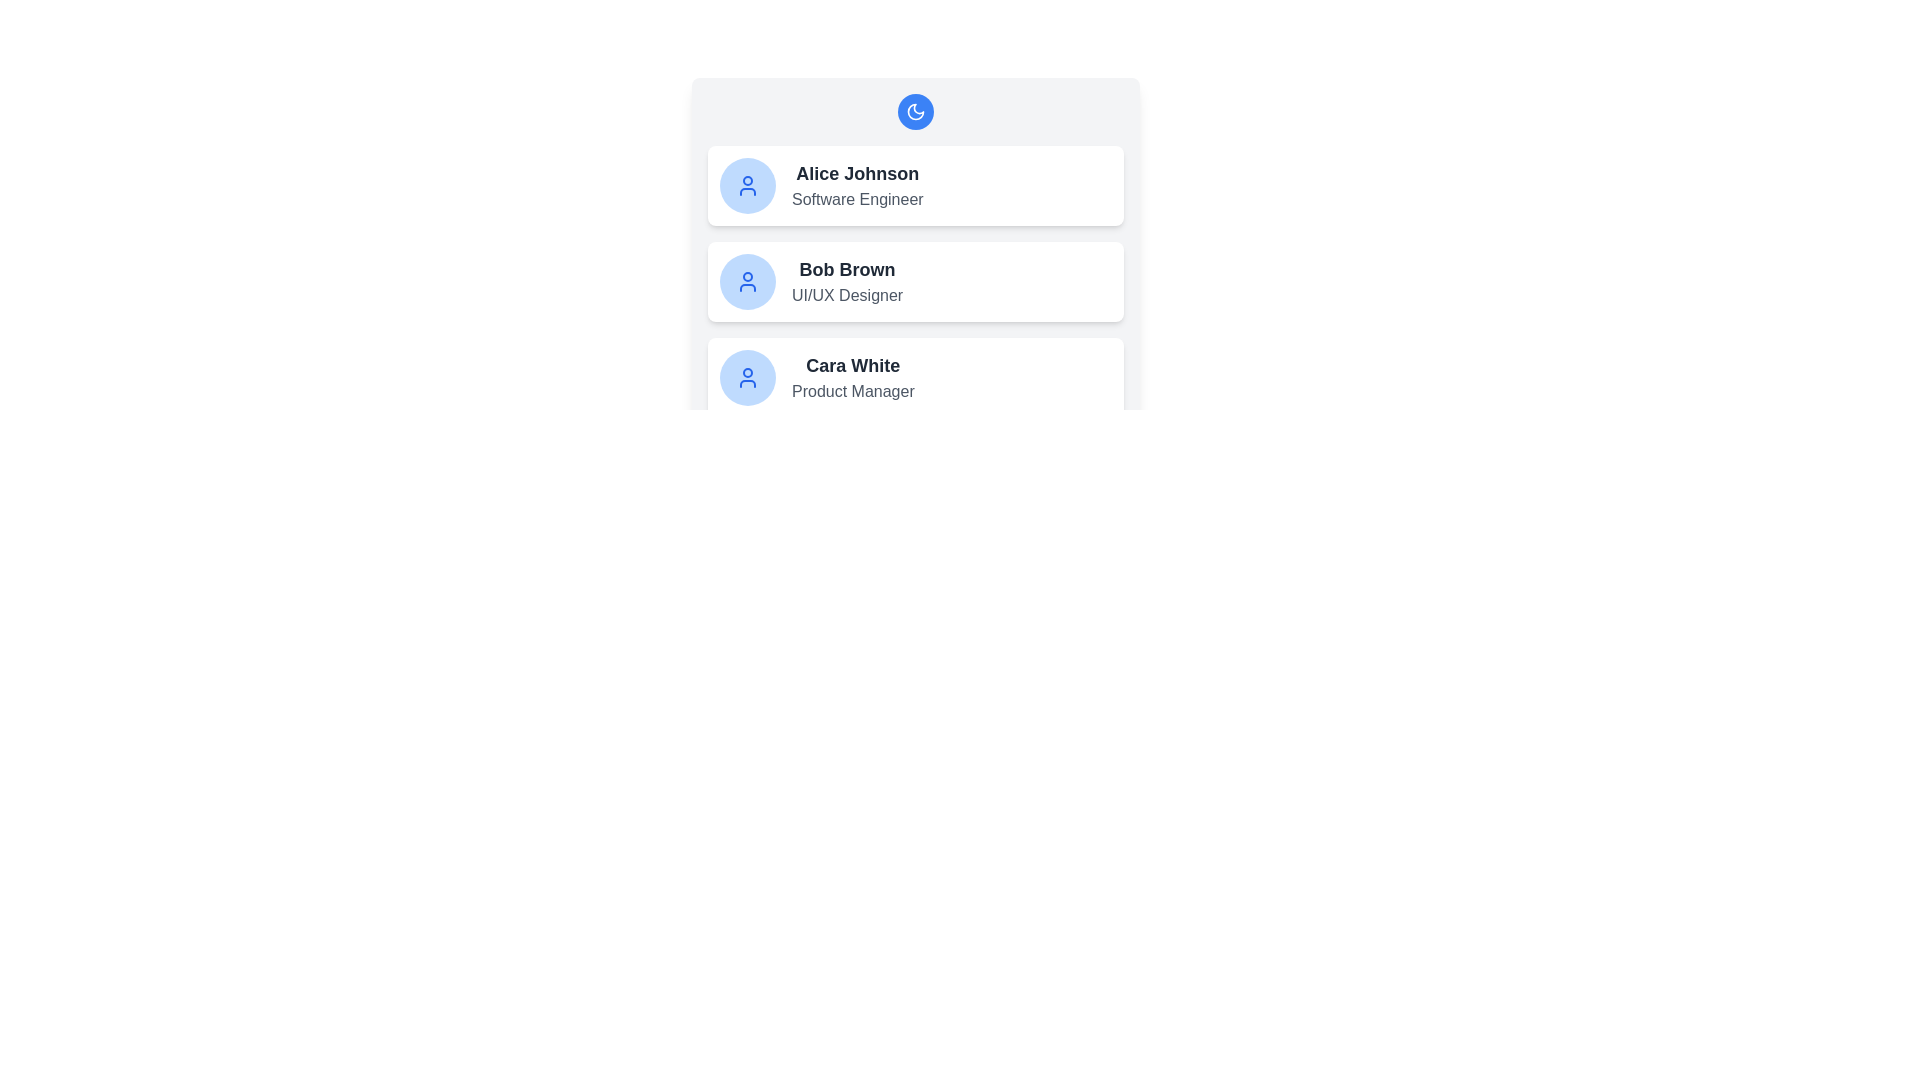 The image size is (1920, 1080). I want to click on the profile card for 'Cara White', which is the third item in a vertically stacked list, by clicking on it to access specific sub-elements within the card, so click(915, 378).